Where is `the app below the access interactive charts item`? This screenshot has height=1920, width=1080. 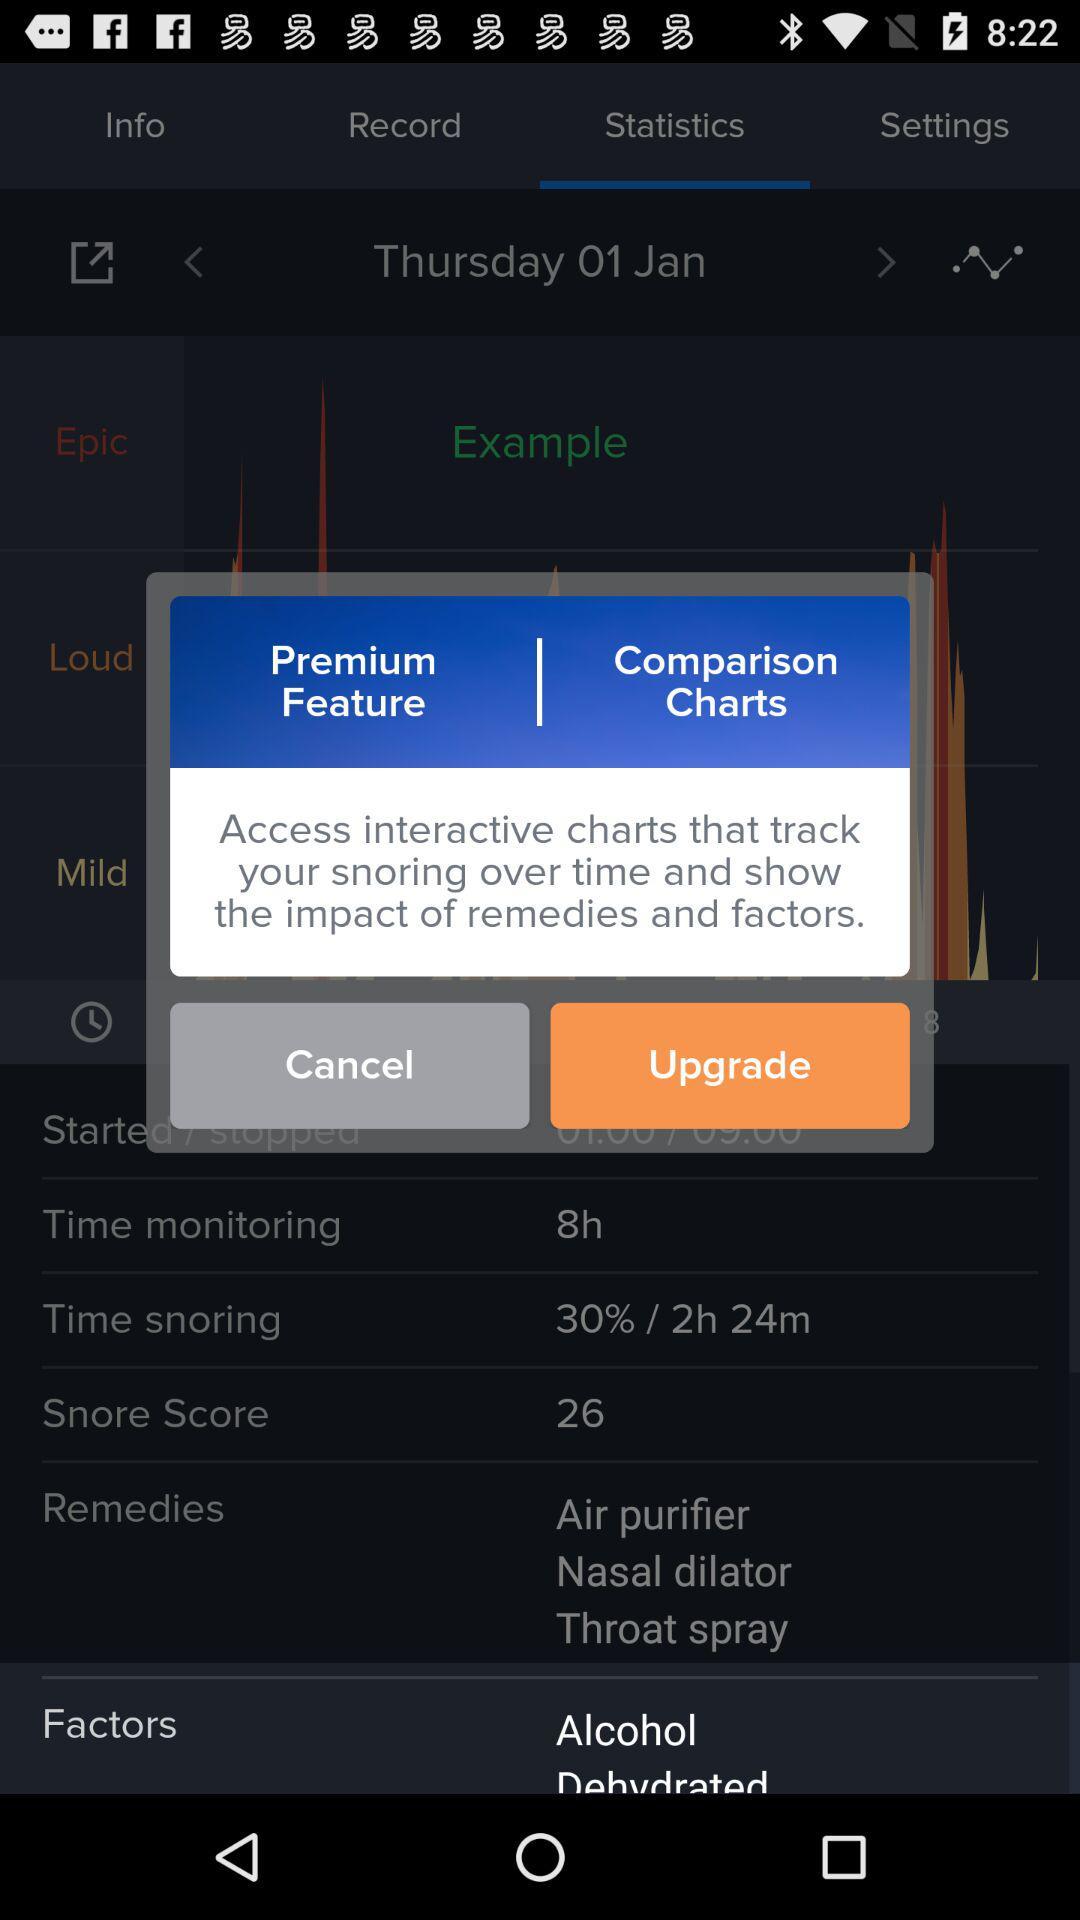
the app below the access interactive charts item is located at coordinates (348, 1064).